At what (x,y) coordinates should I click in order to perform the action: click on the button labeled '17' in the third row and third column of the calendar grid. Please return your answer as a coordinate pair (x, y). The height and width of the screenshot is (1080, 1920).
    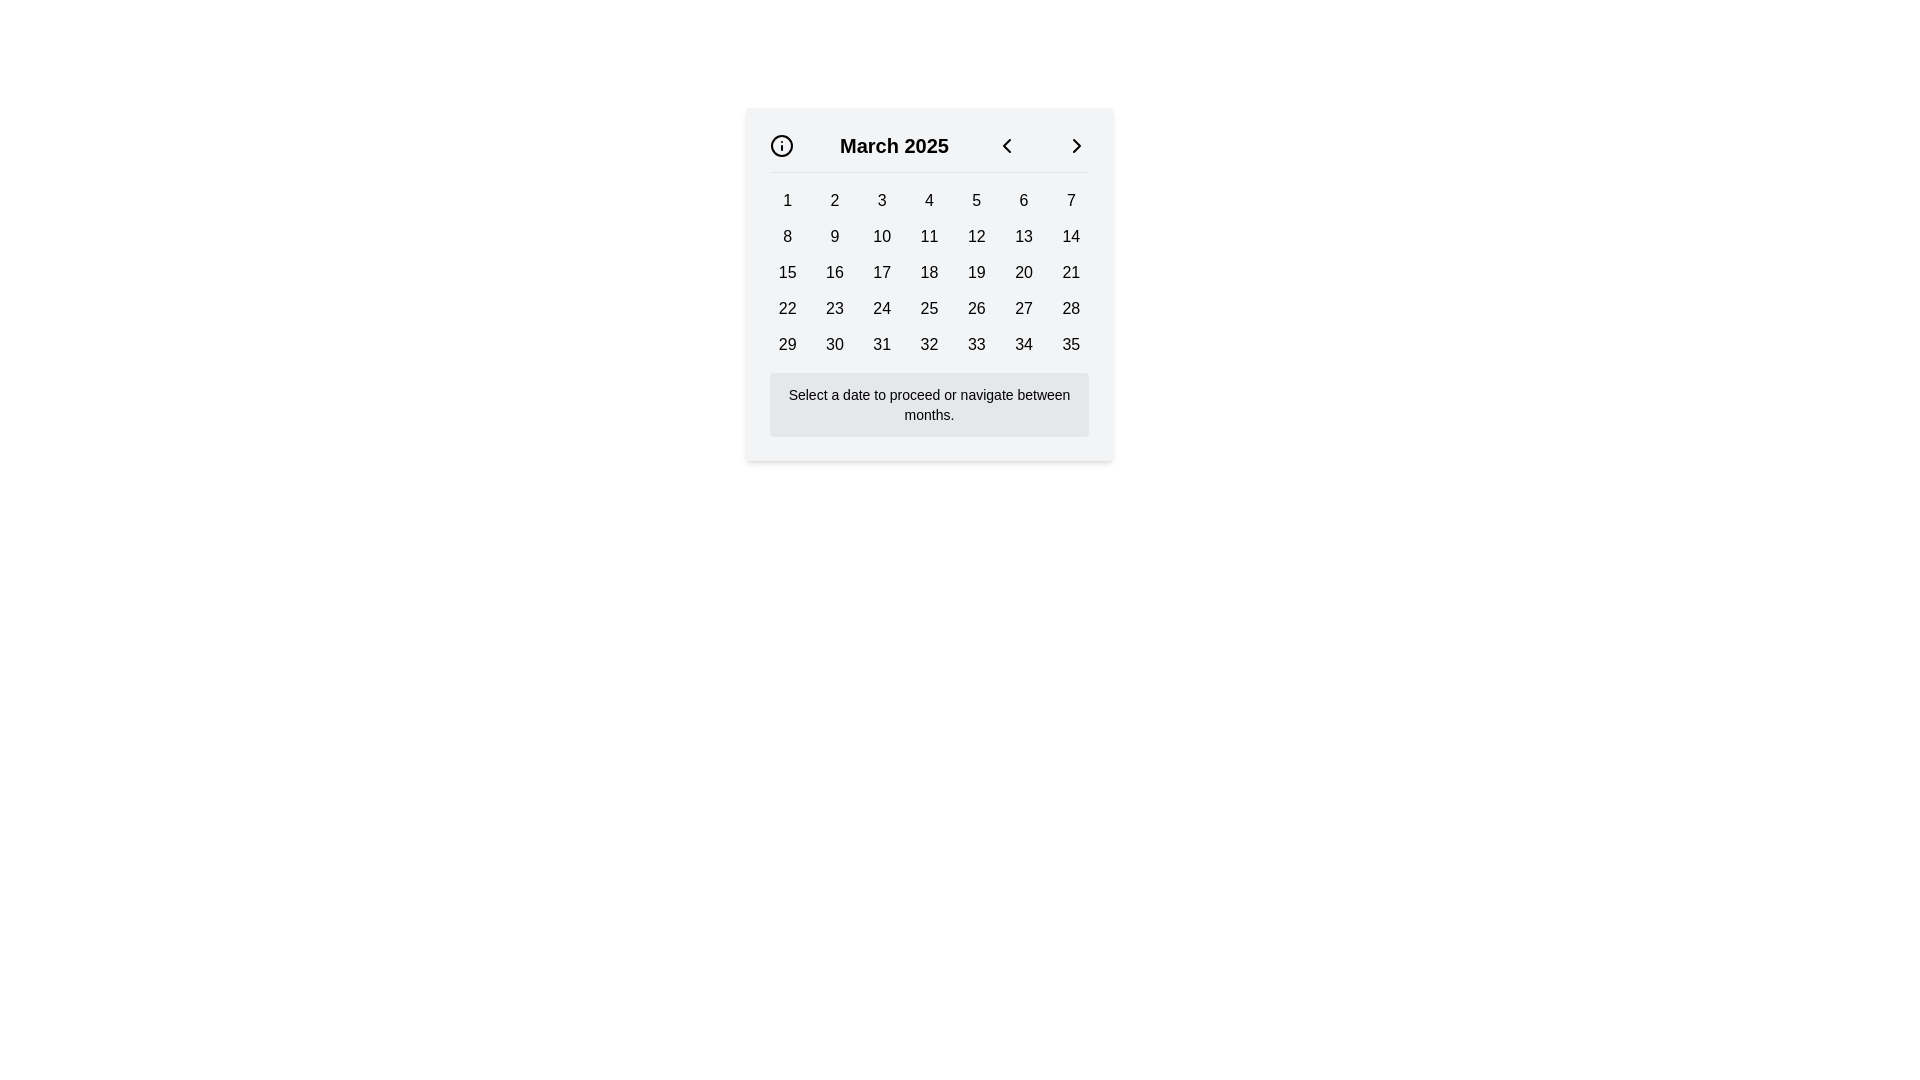
    Looking at the image, I should click on (881, 273).